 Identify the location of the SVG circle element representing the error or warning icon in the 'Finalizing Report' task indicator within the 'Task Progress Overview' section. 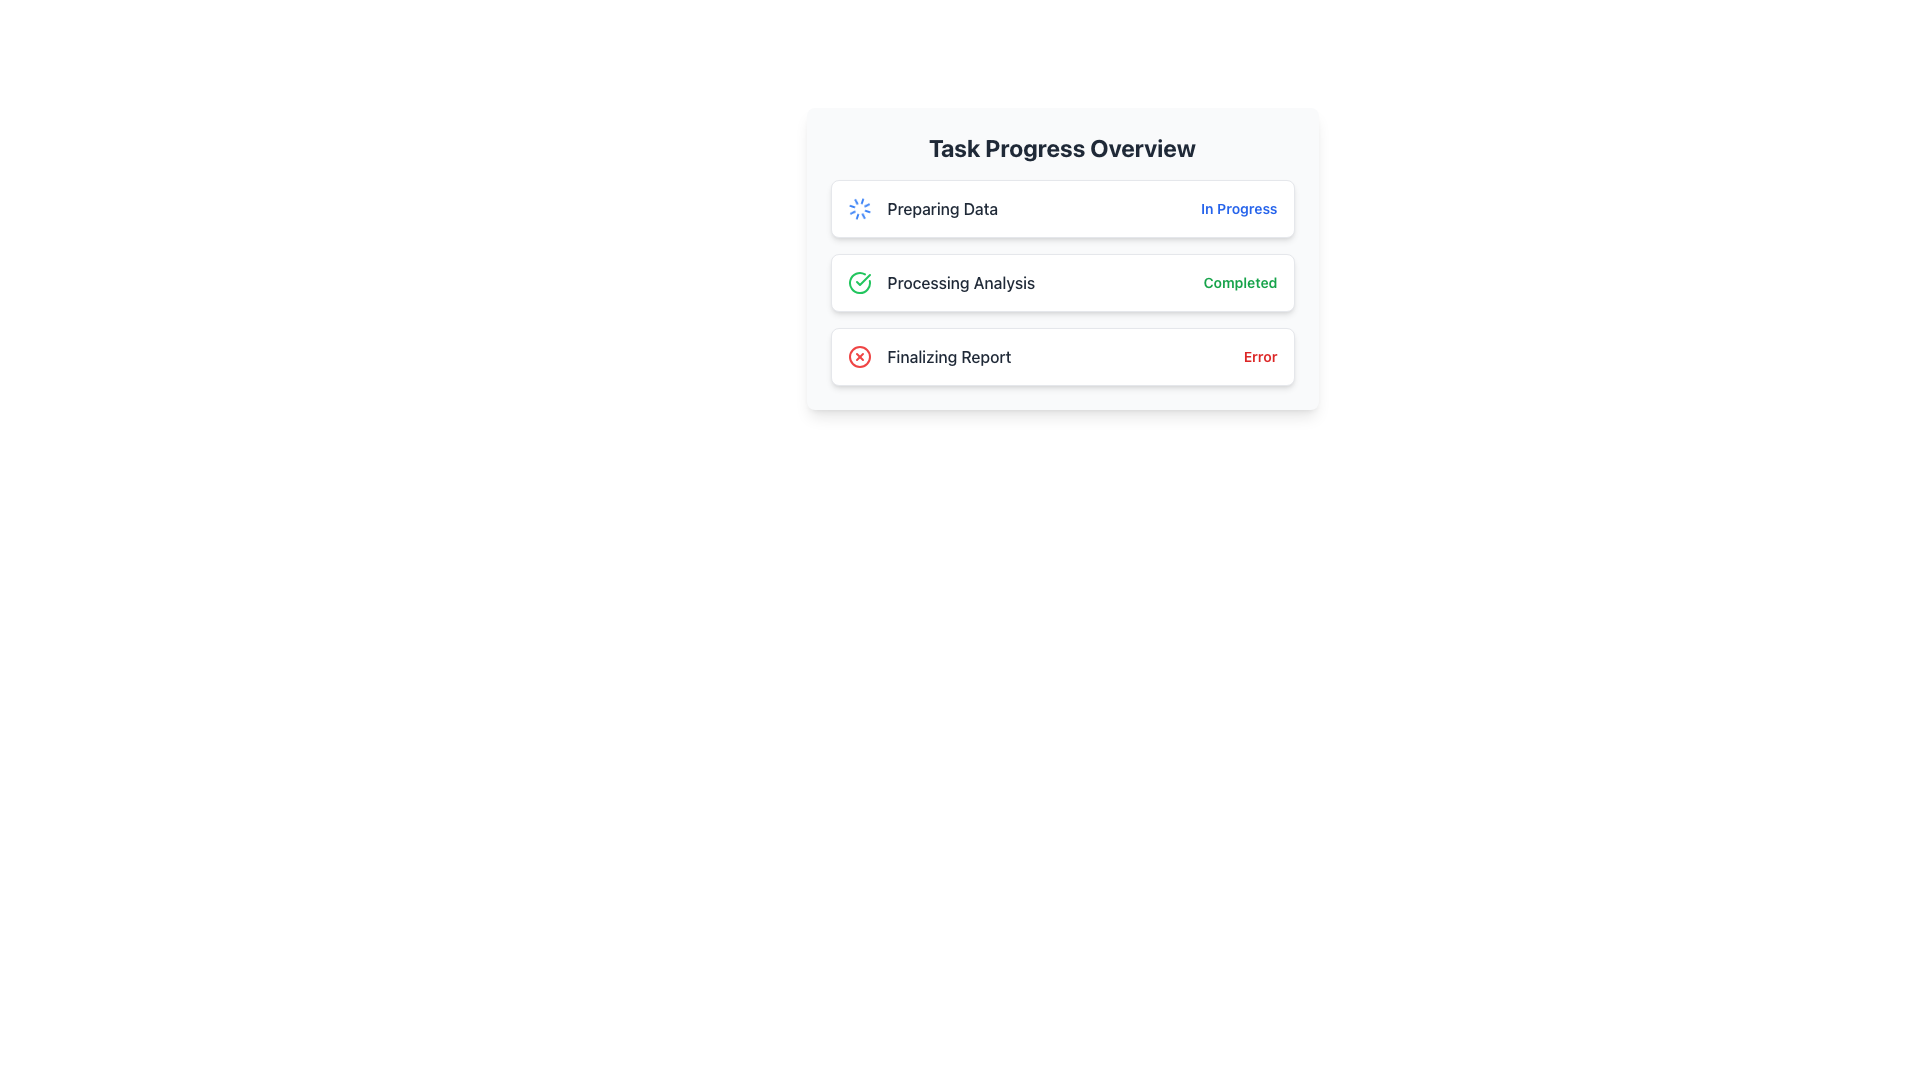
(859, 356).